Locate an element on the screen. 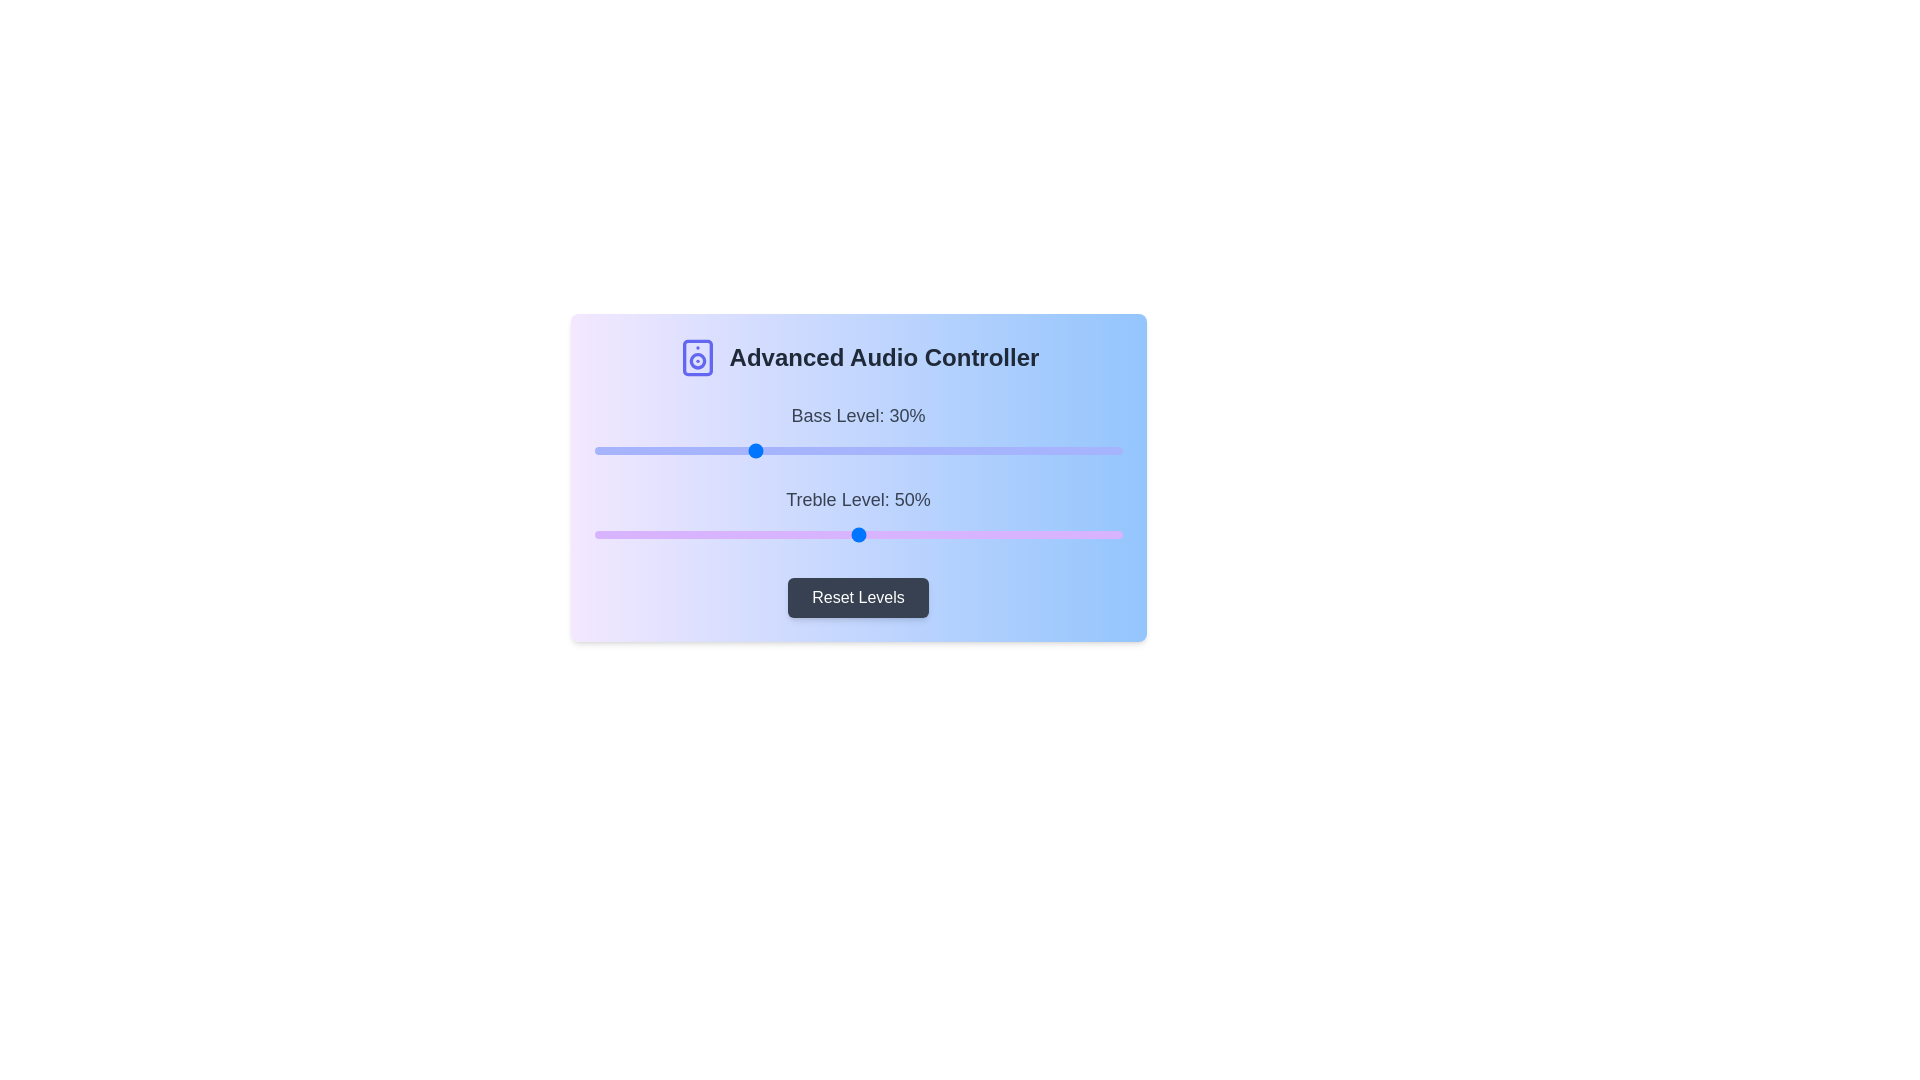  the 0 slider to 60% is located at coordinates (910, 451).